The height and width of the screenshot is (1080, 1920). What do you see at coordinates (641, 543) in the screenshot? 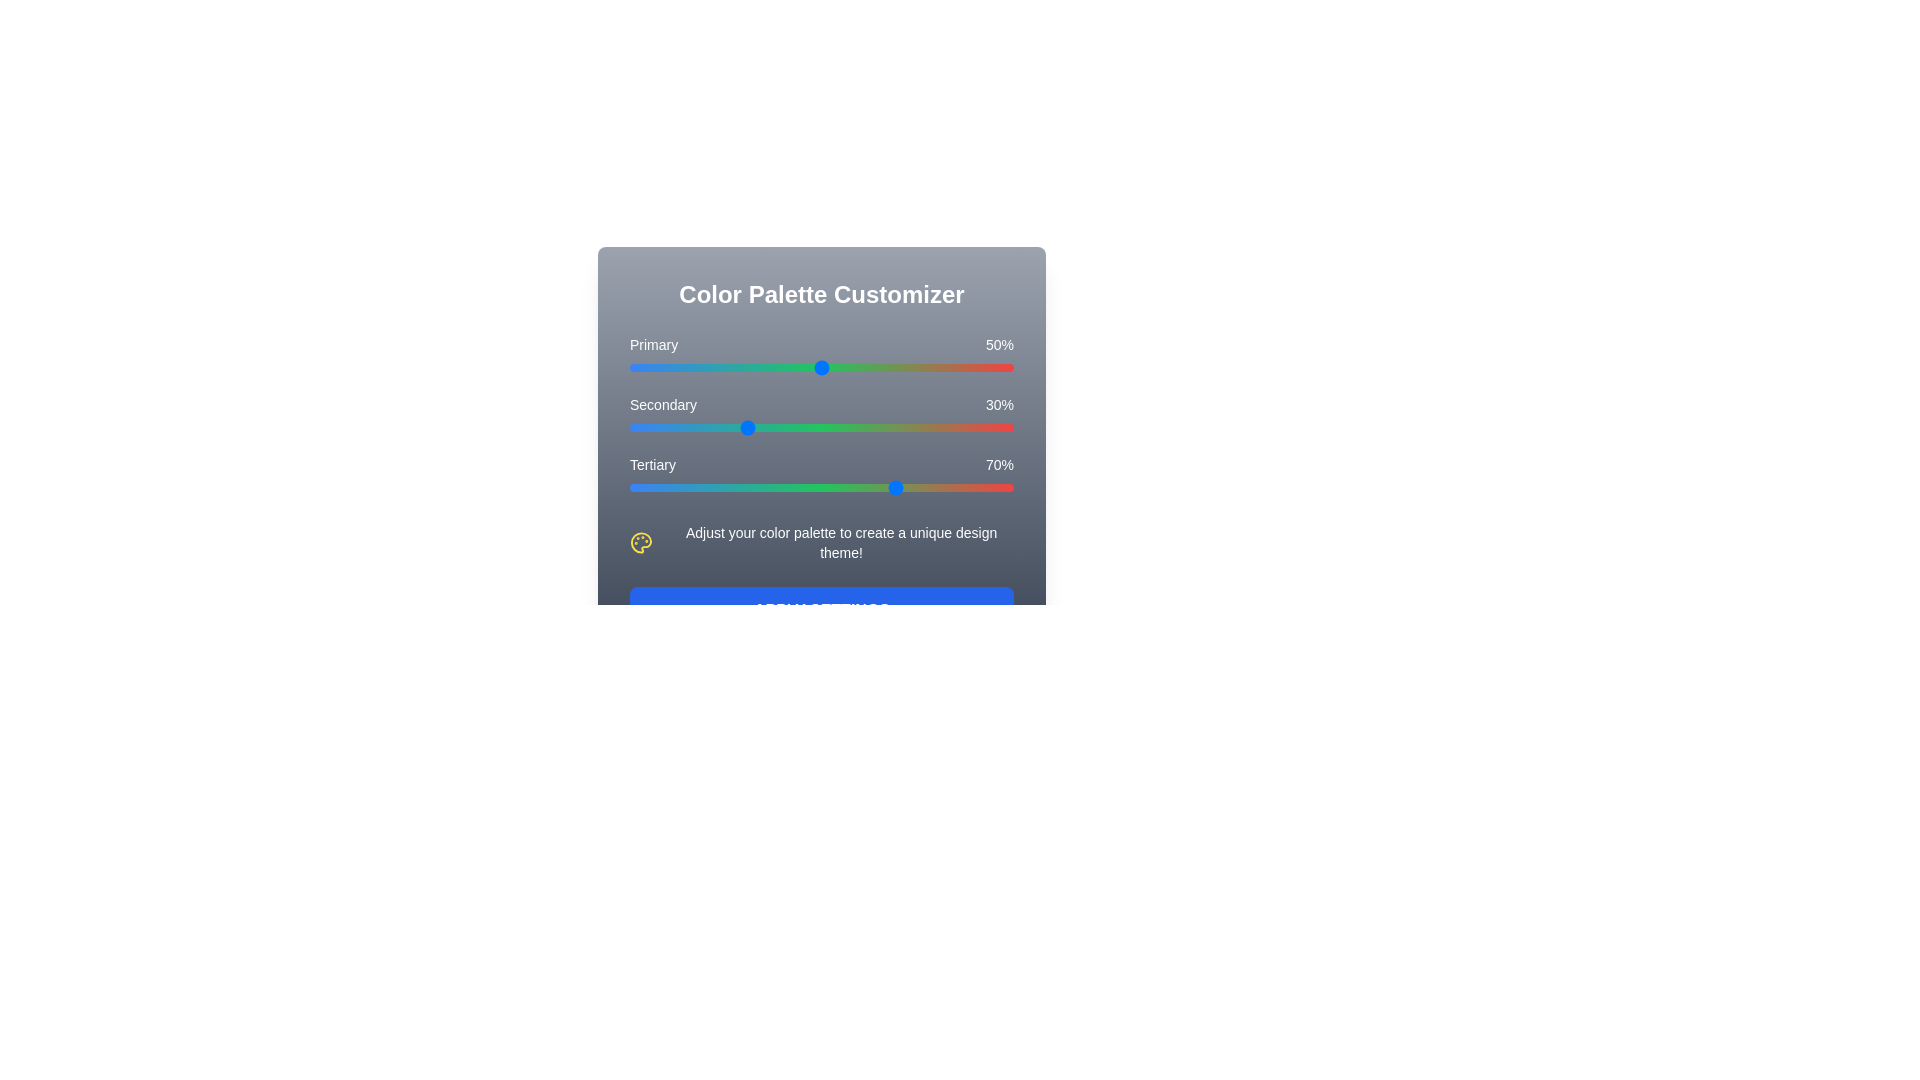
I see `the non-interactive color palette customization icon, located near the center-bottom area of the UI, above the 'ADJUST COLORS' button` at bounding box center [641, 543].